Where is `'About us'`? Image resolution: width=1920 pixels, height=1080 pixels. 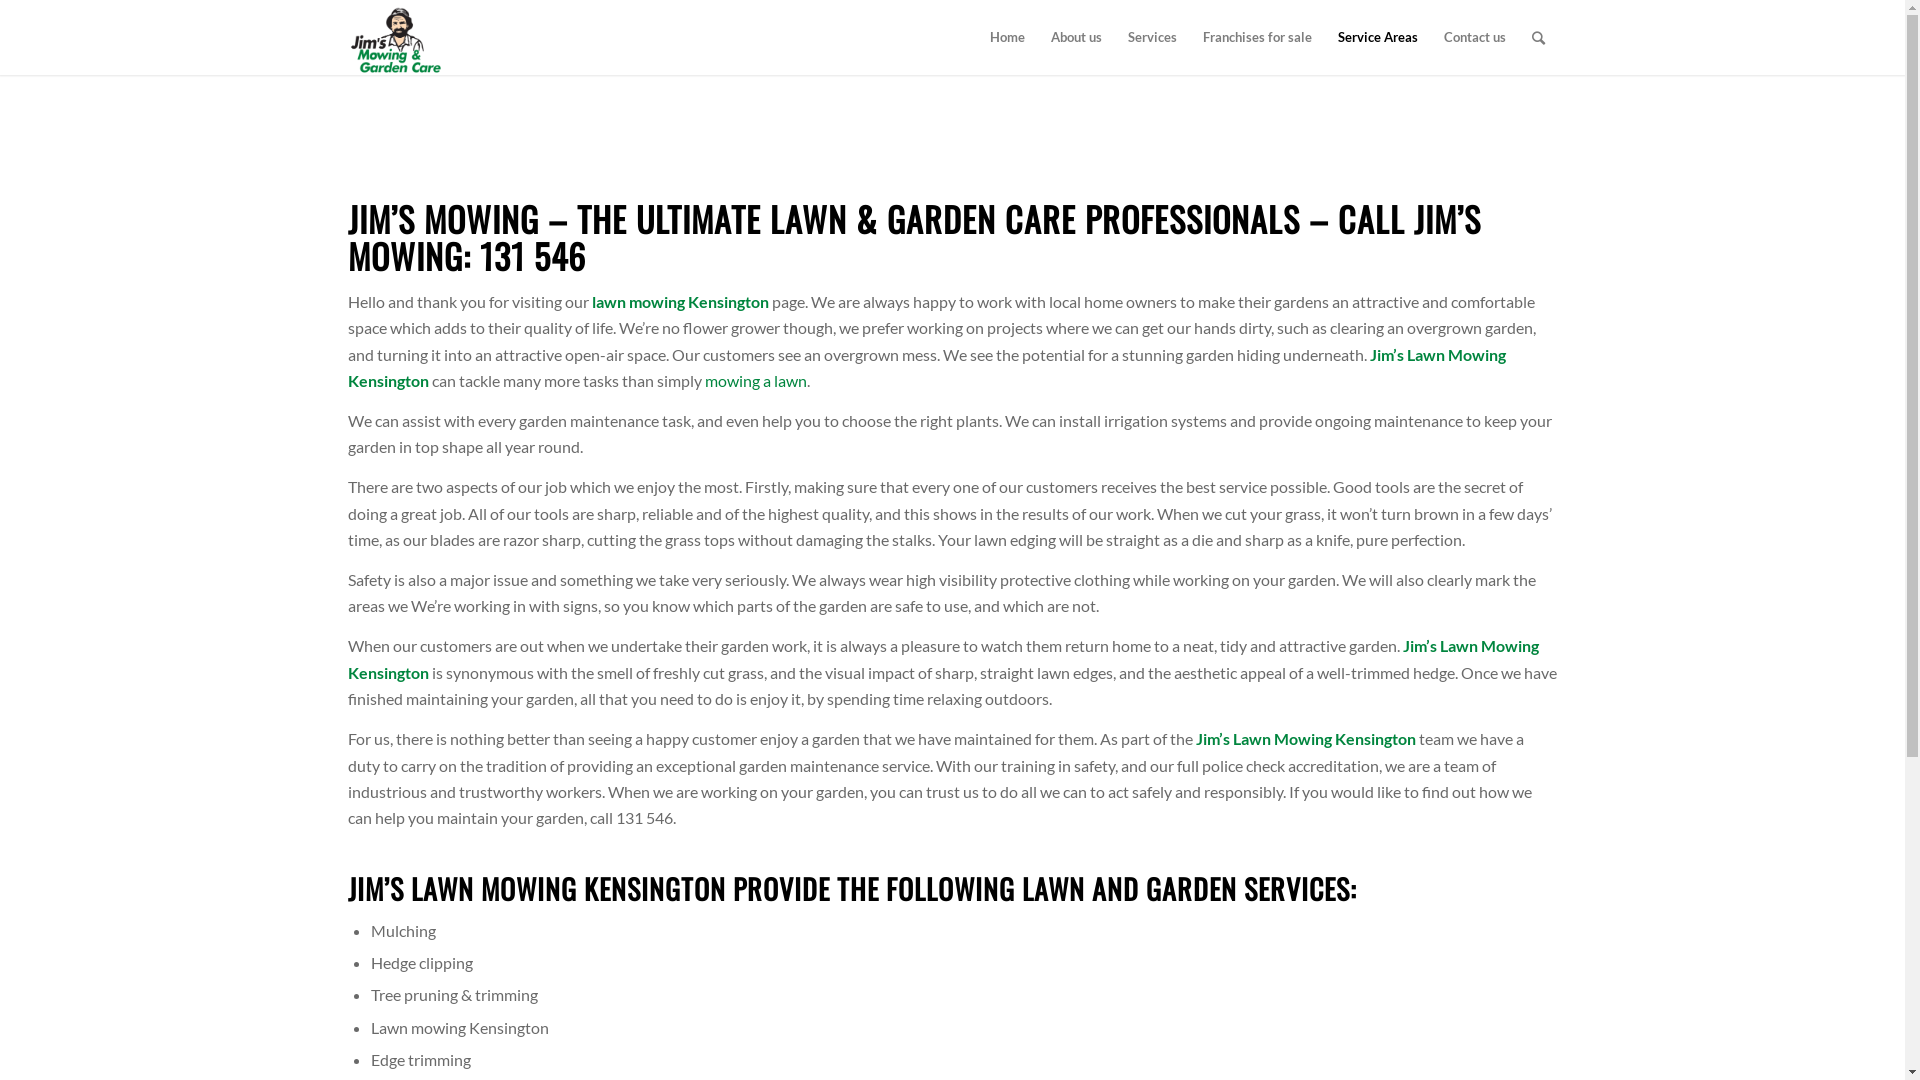 'About us' is located at coordinates (1075, 37).